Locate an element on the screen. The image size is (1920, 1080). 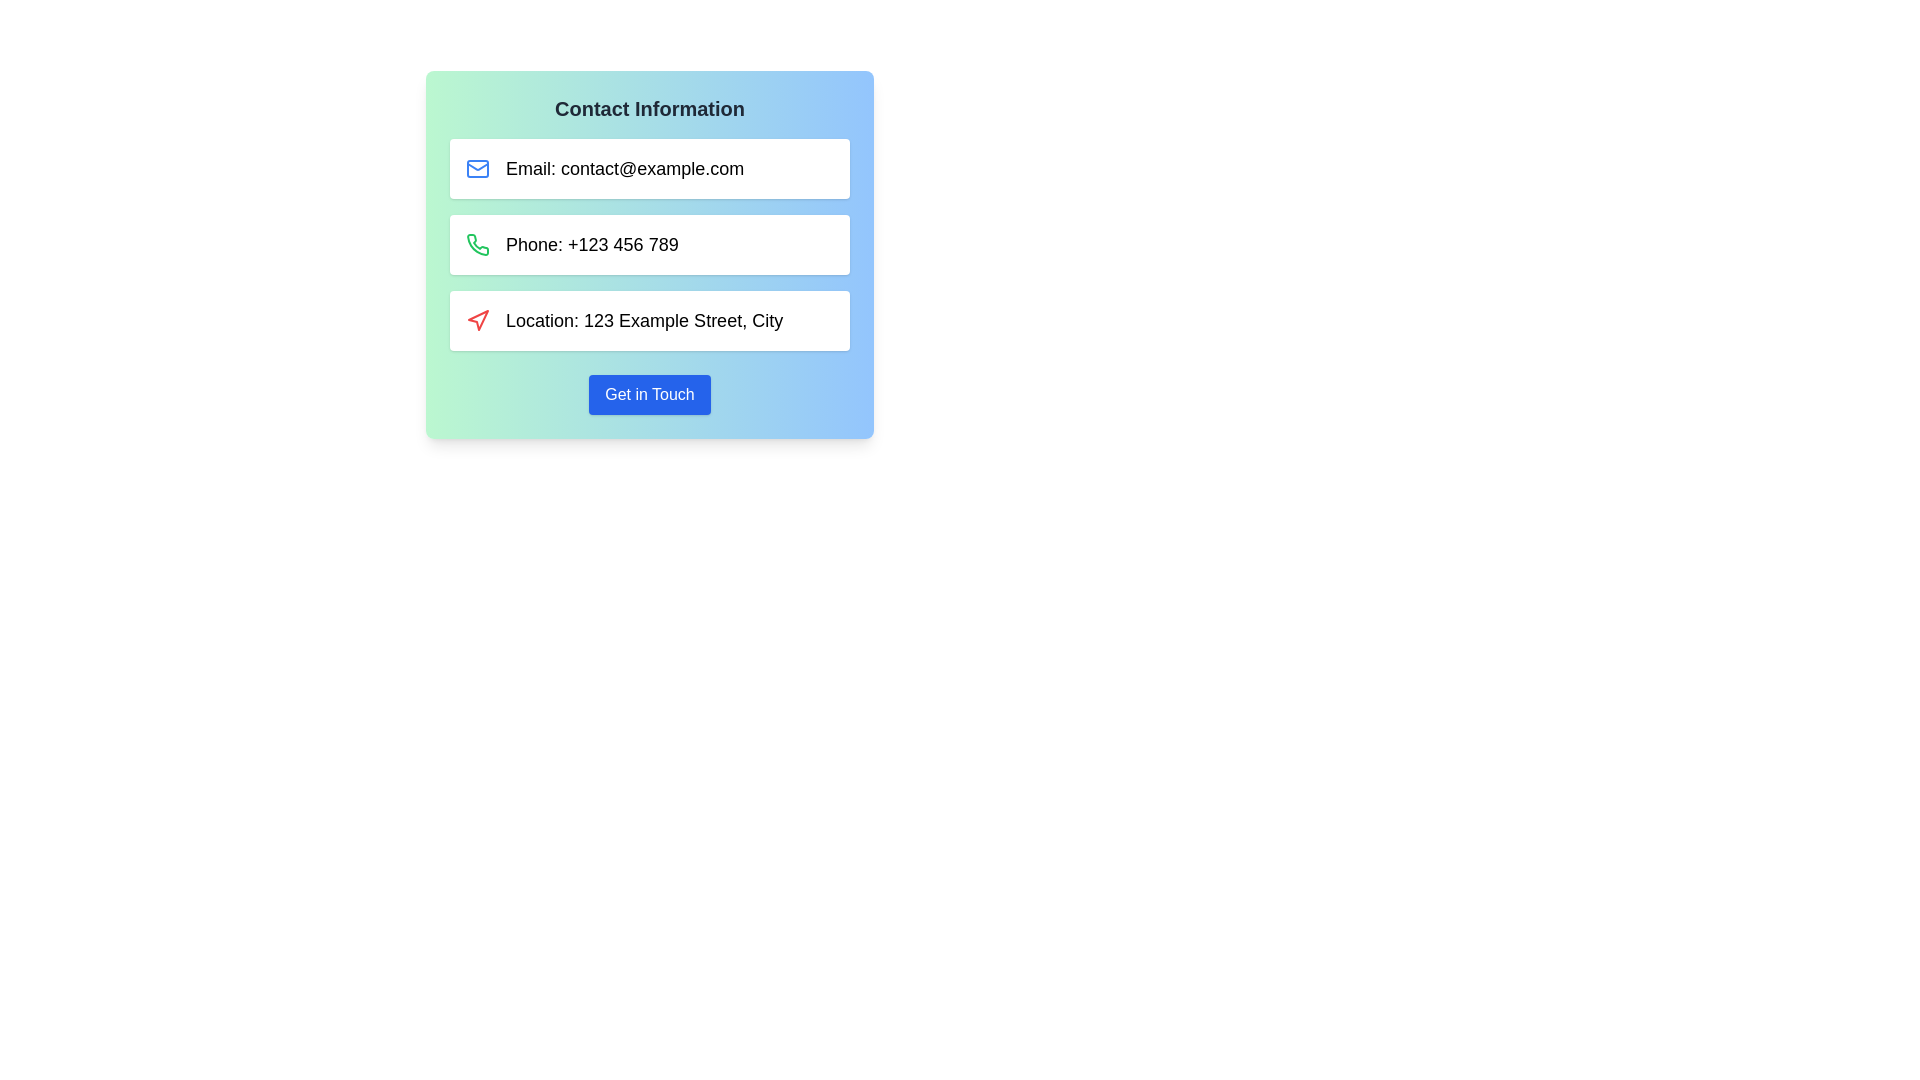
the Information display card that contains the text 'Location: 123 Example Street, City' and is styled as a rounded, shadowed card with a white background, located below the 'Phone' card and above the 'Get in Touch' button is located at coordinates (649, 319).